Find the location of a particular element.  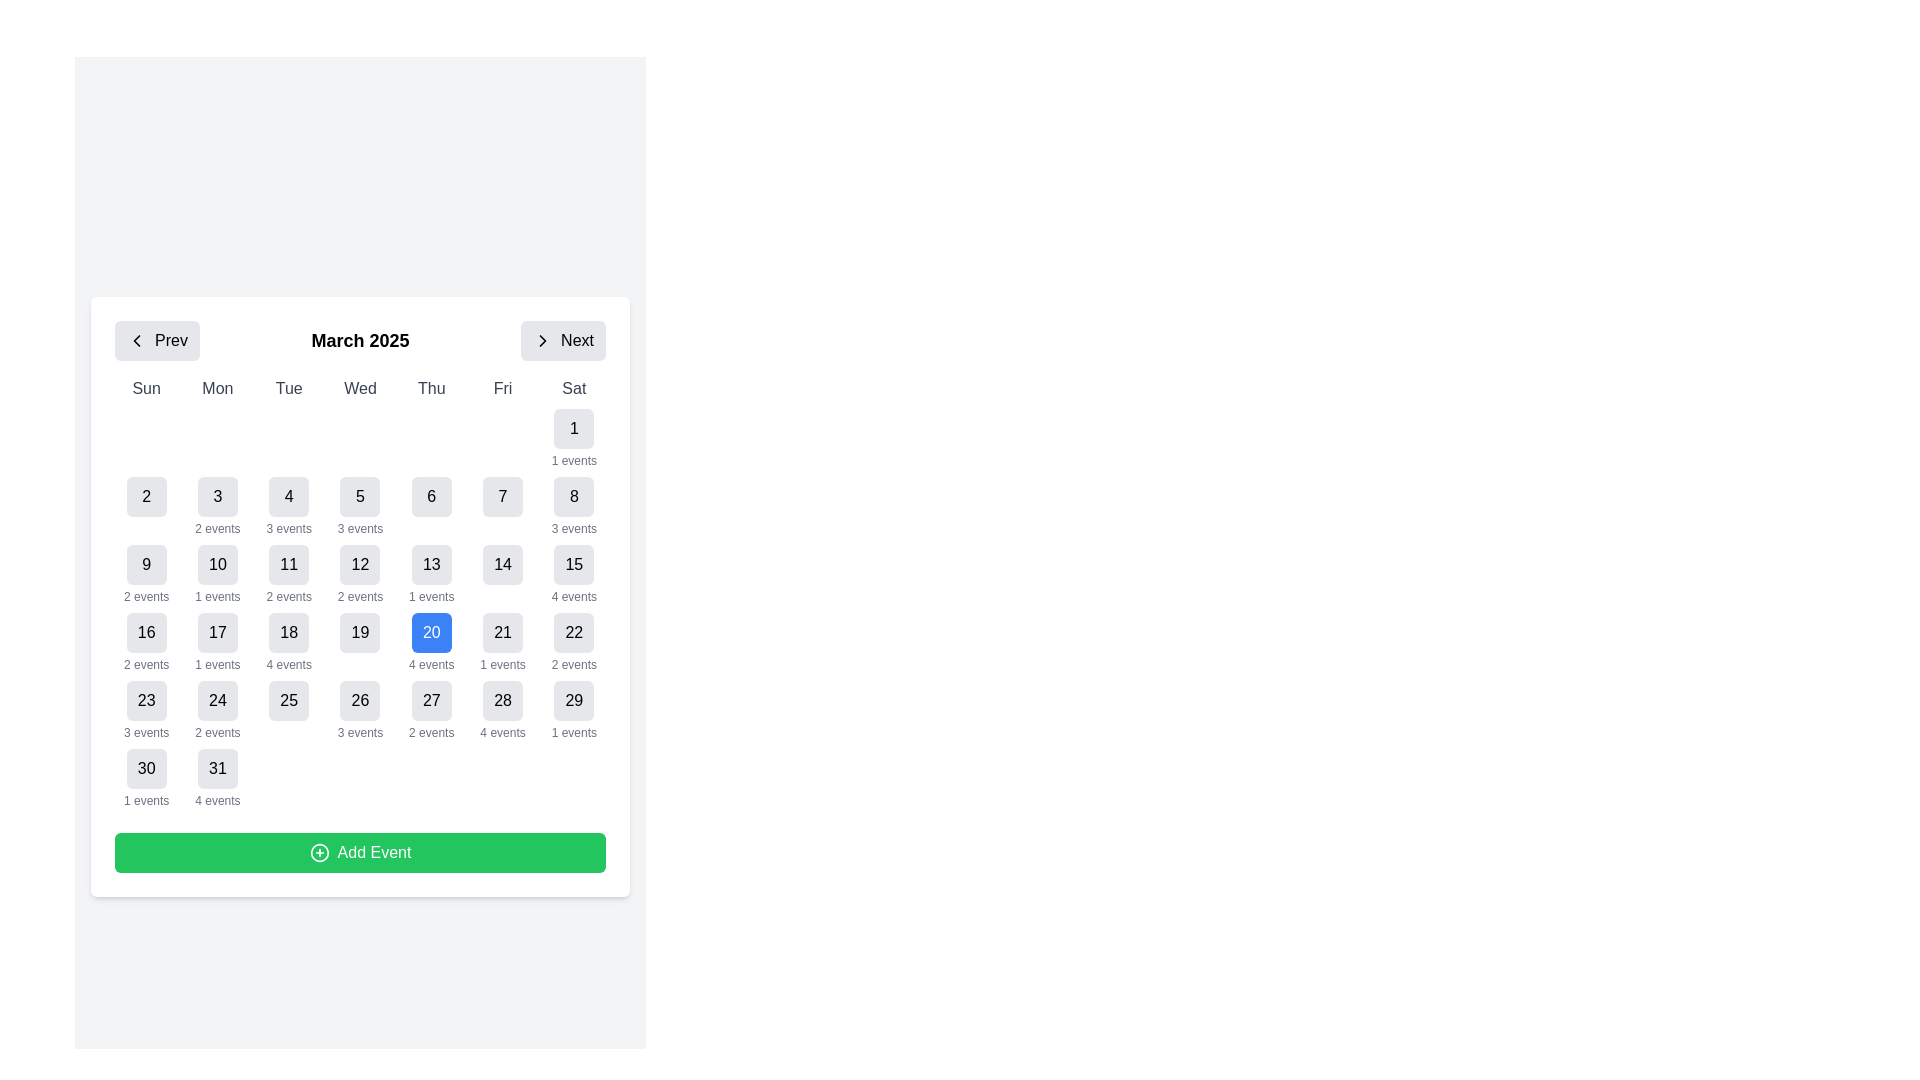

the interactive calendar date button for the date '27' is located at coordinates (430, 700).